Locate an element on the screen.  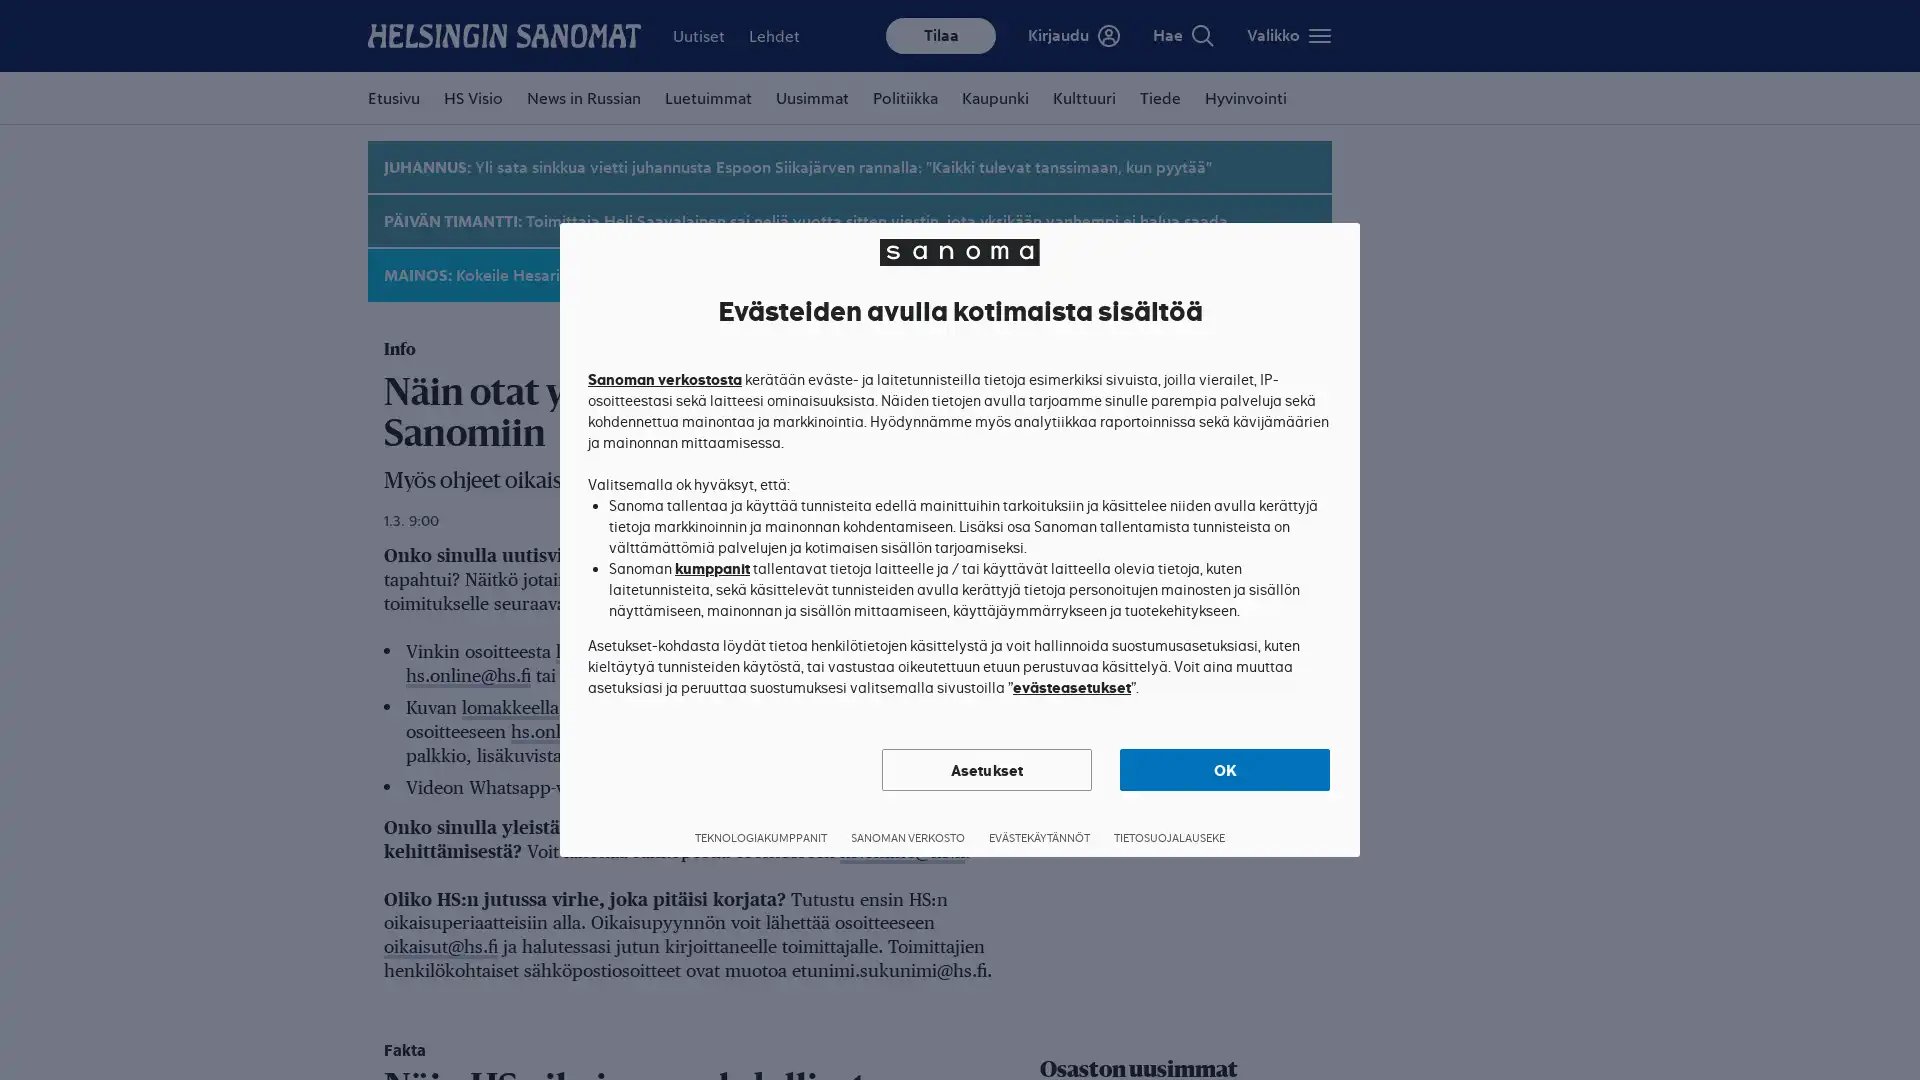
Jaa is located at coordinates (1231, 31).